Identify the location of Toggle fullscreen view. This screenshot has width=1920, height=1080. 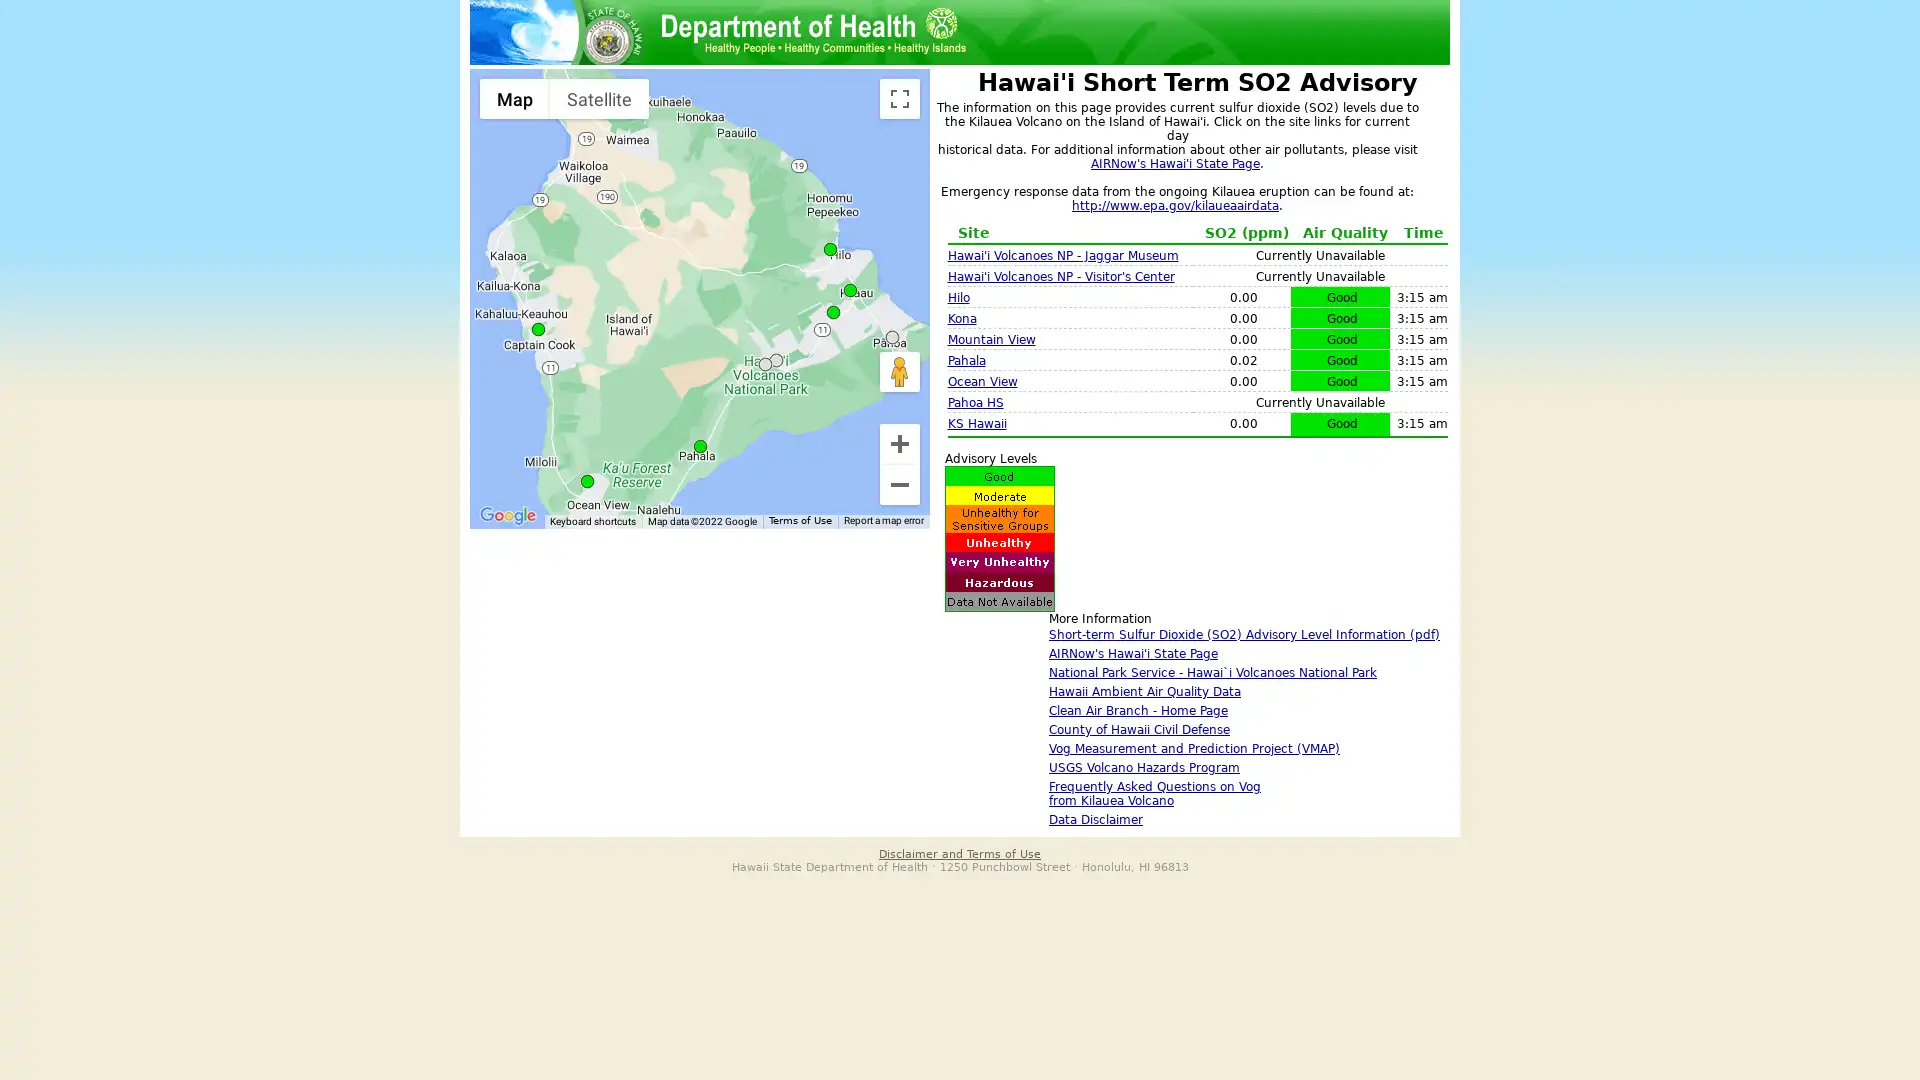
(899, 99).